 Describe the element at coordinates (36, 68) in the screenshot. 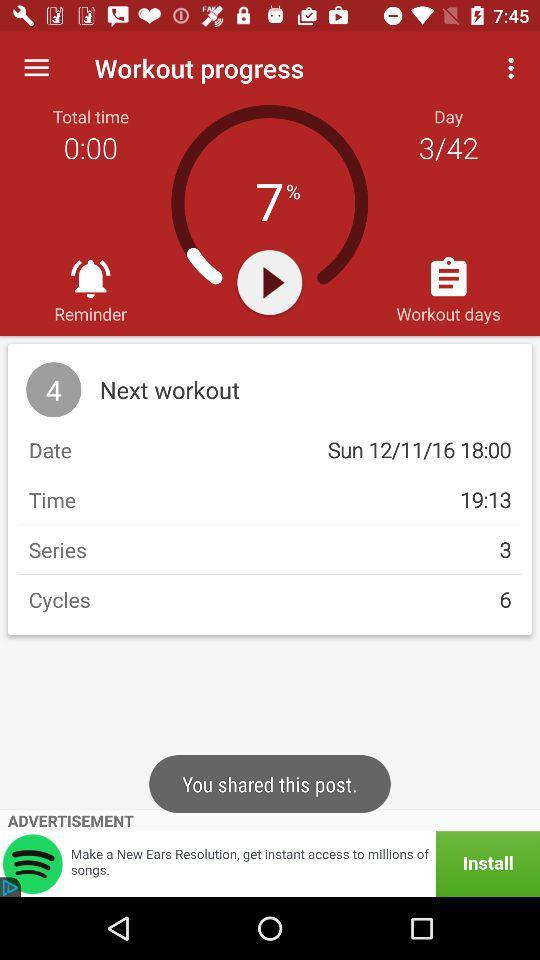

I see `the app to the left of workout progress icon` at that location.